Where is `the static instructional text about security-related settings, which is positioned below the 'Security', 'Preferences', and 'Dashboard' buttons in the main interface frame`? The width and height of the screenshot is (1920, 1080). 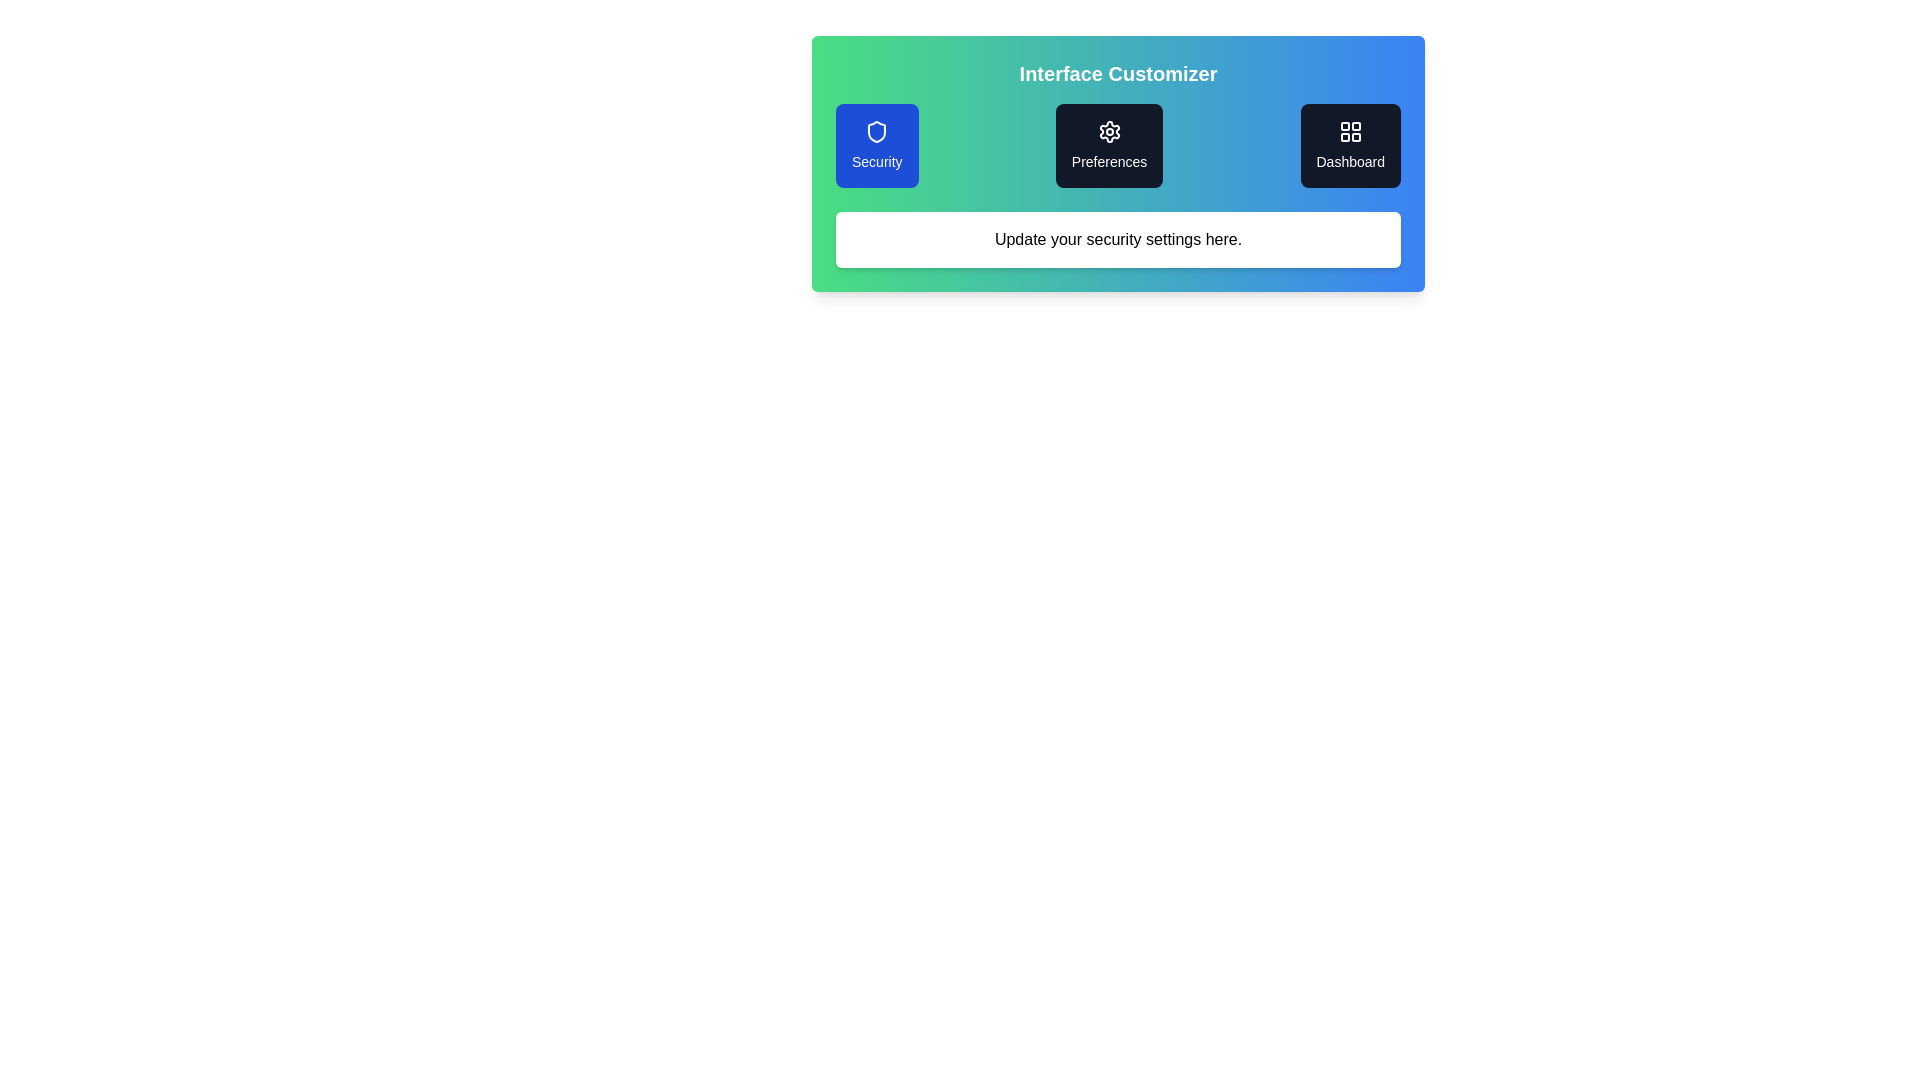
the static instructional text about security-related settings, which is positioned below the 'Security', 'Preferences', and 'Dashboard' buttons in the main interface frame is located at coordinates (1117, 238).